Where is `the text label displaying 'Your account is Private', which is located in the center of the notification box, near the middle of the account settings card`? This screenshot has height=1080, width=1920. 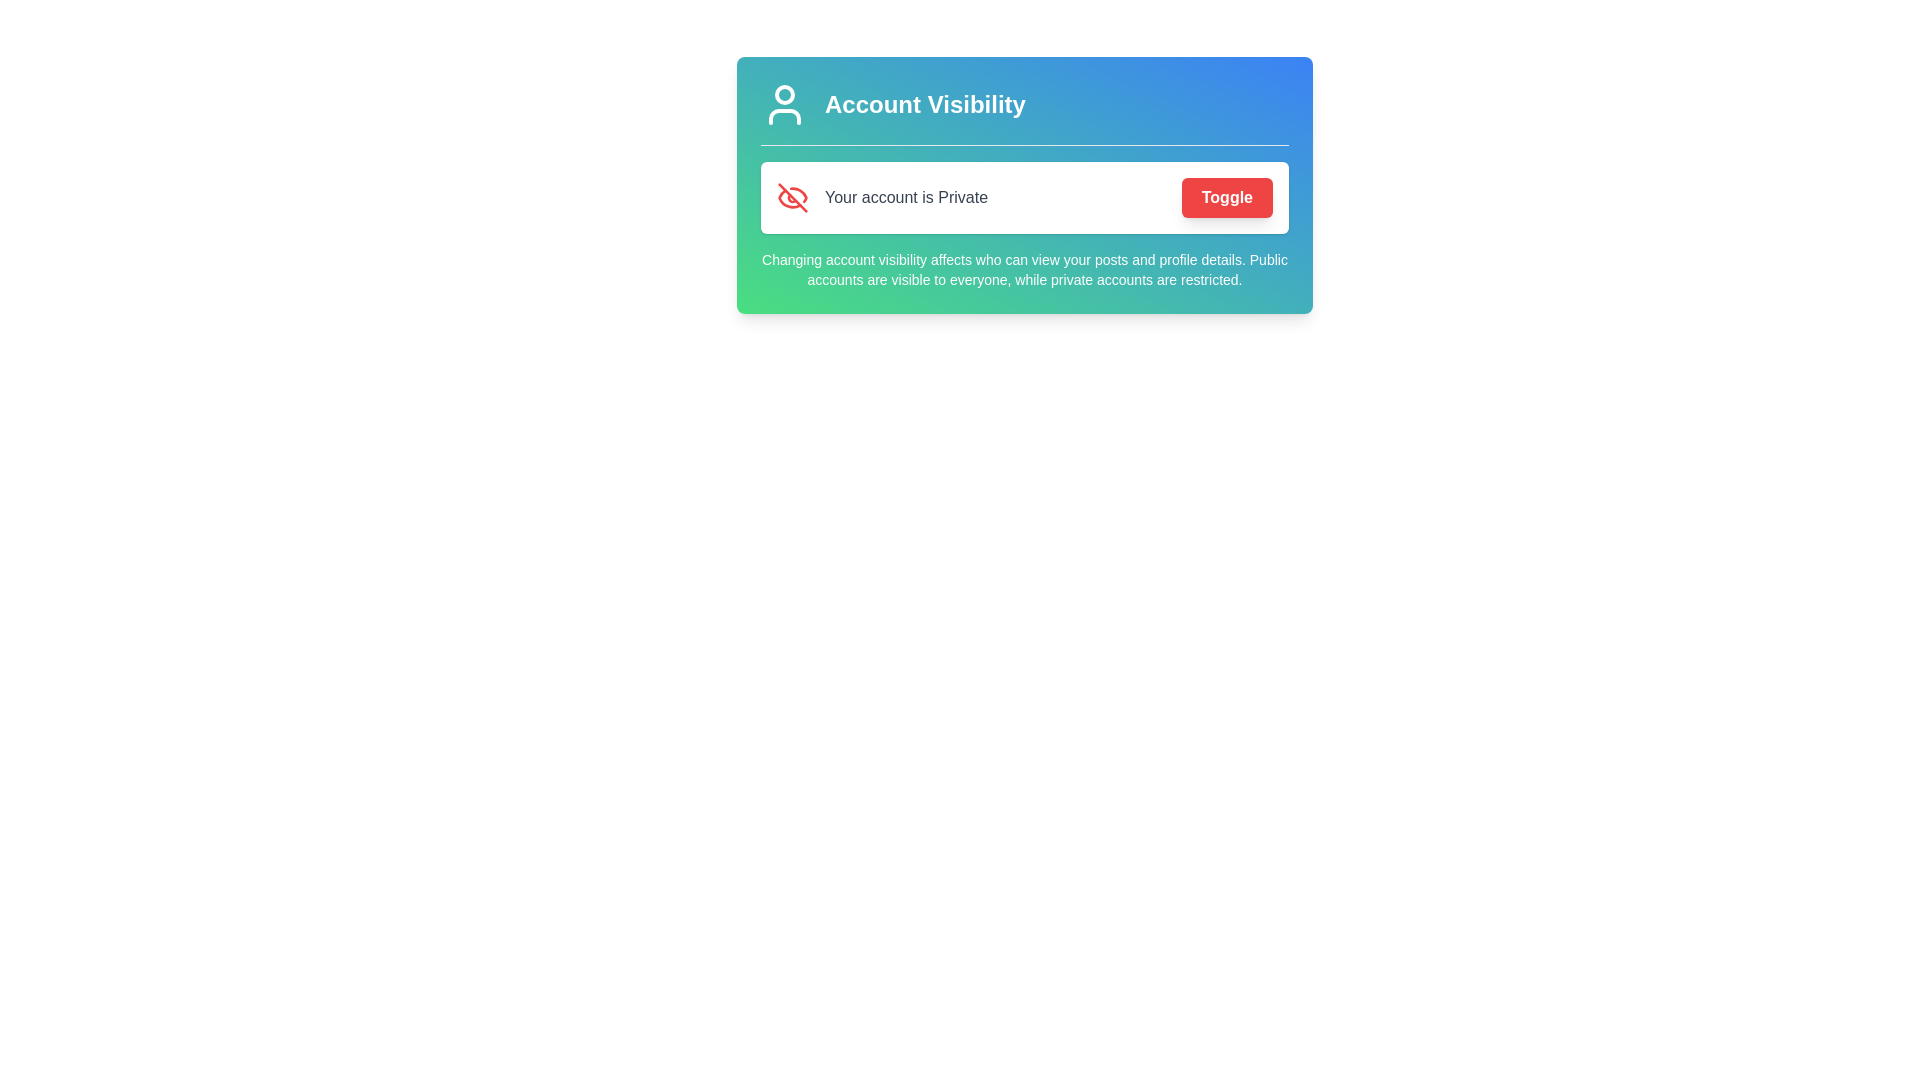 the text label displaying 'Your account is Private', which is located in the center of the notification box, near the middle of the account settings card is located at coordinates (905, 197).